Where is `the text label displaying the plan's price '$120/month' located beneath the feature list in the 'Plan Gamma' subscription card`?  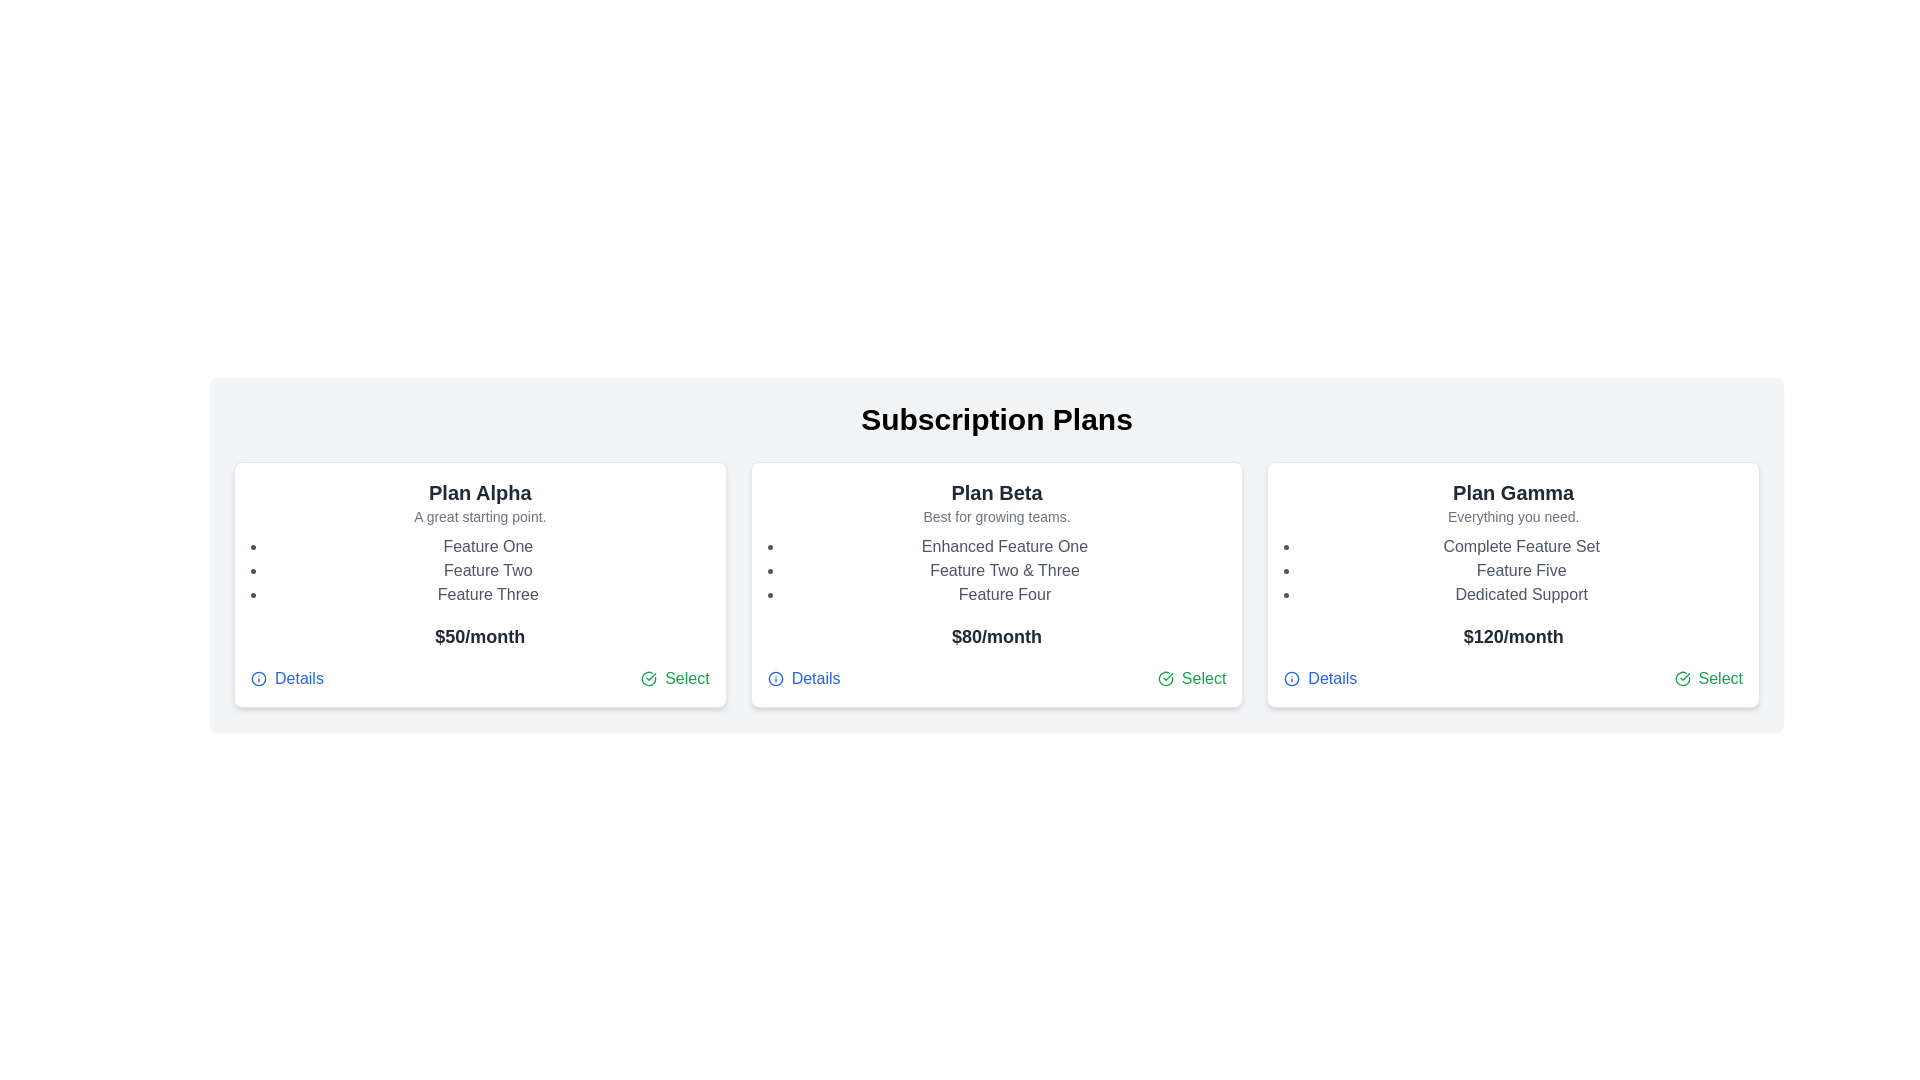
the text label displaying the plan's price '$120/month' located beneath the feature list in the 'Plan Gamma' subscription card is located at coordinates (1513, 636).